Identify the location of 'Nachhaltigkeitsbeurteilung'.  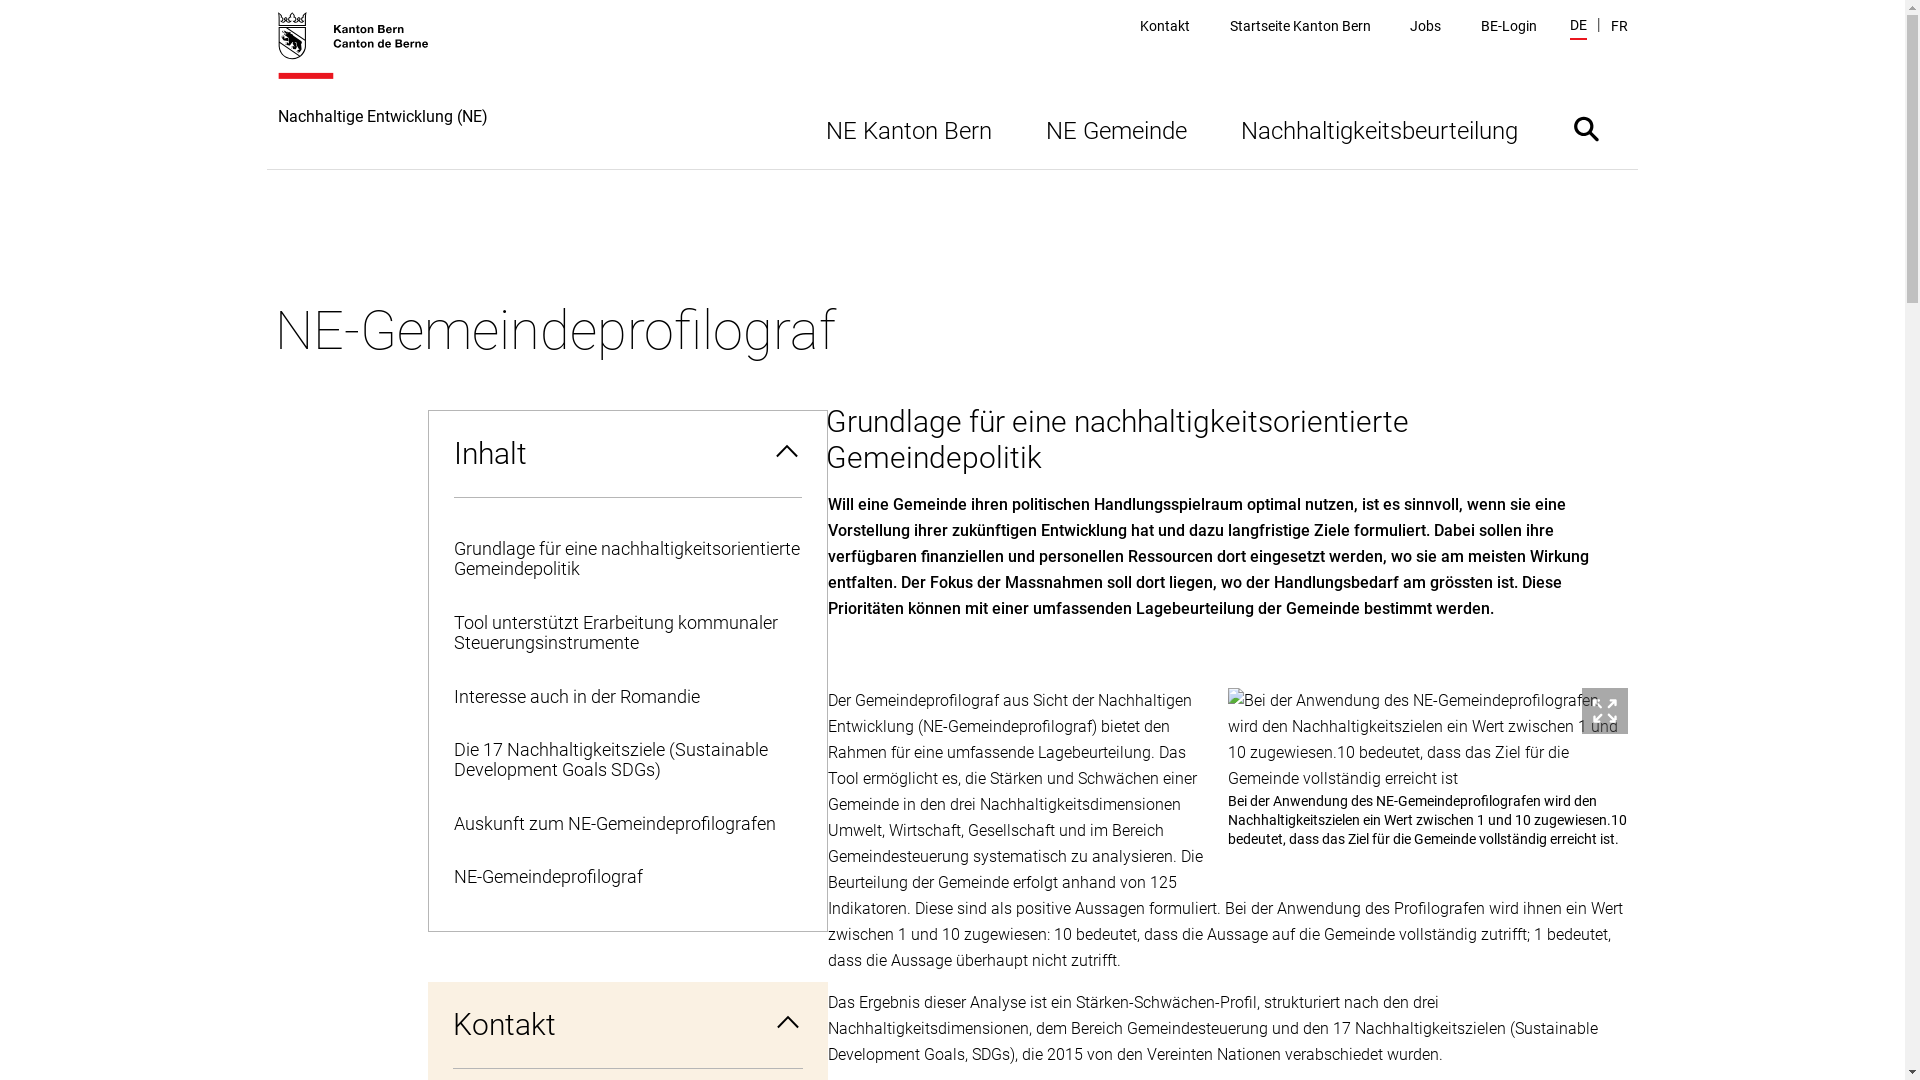
(1378, 128).